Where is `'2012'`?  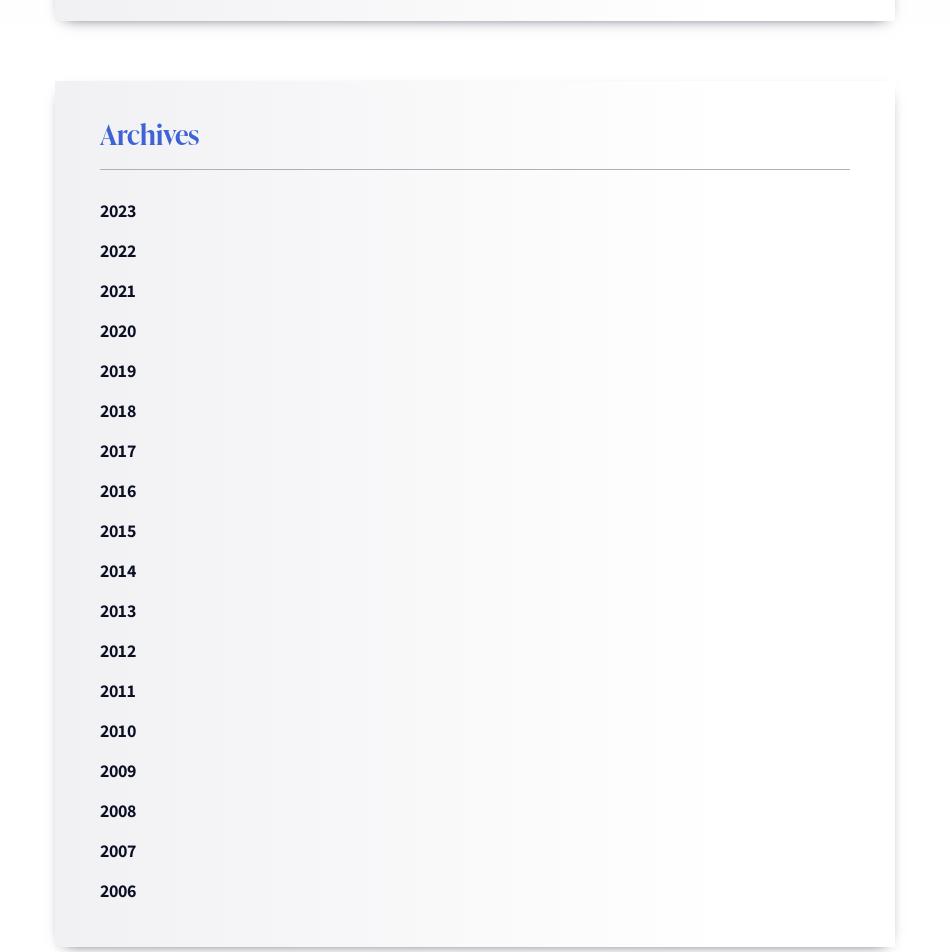 '2012' is located at coordinates (100, 650).